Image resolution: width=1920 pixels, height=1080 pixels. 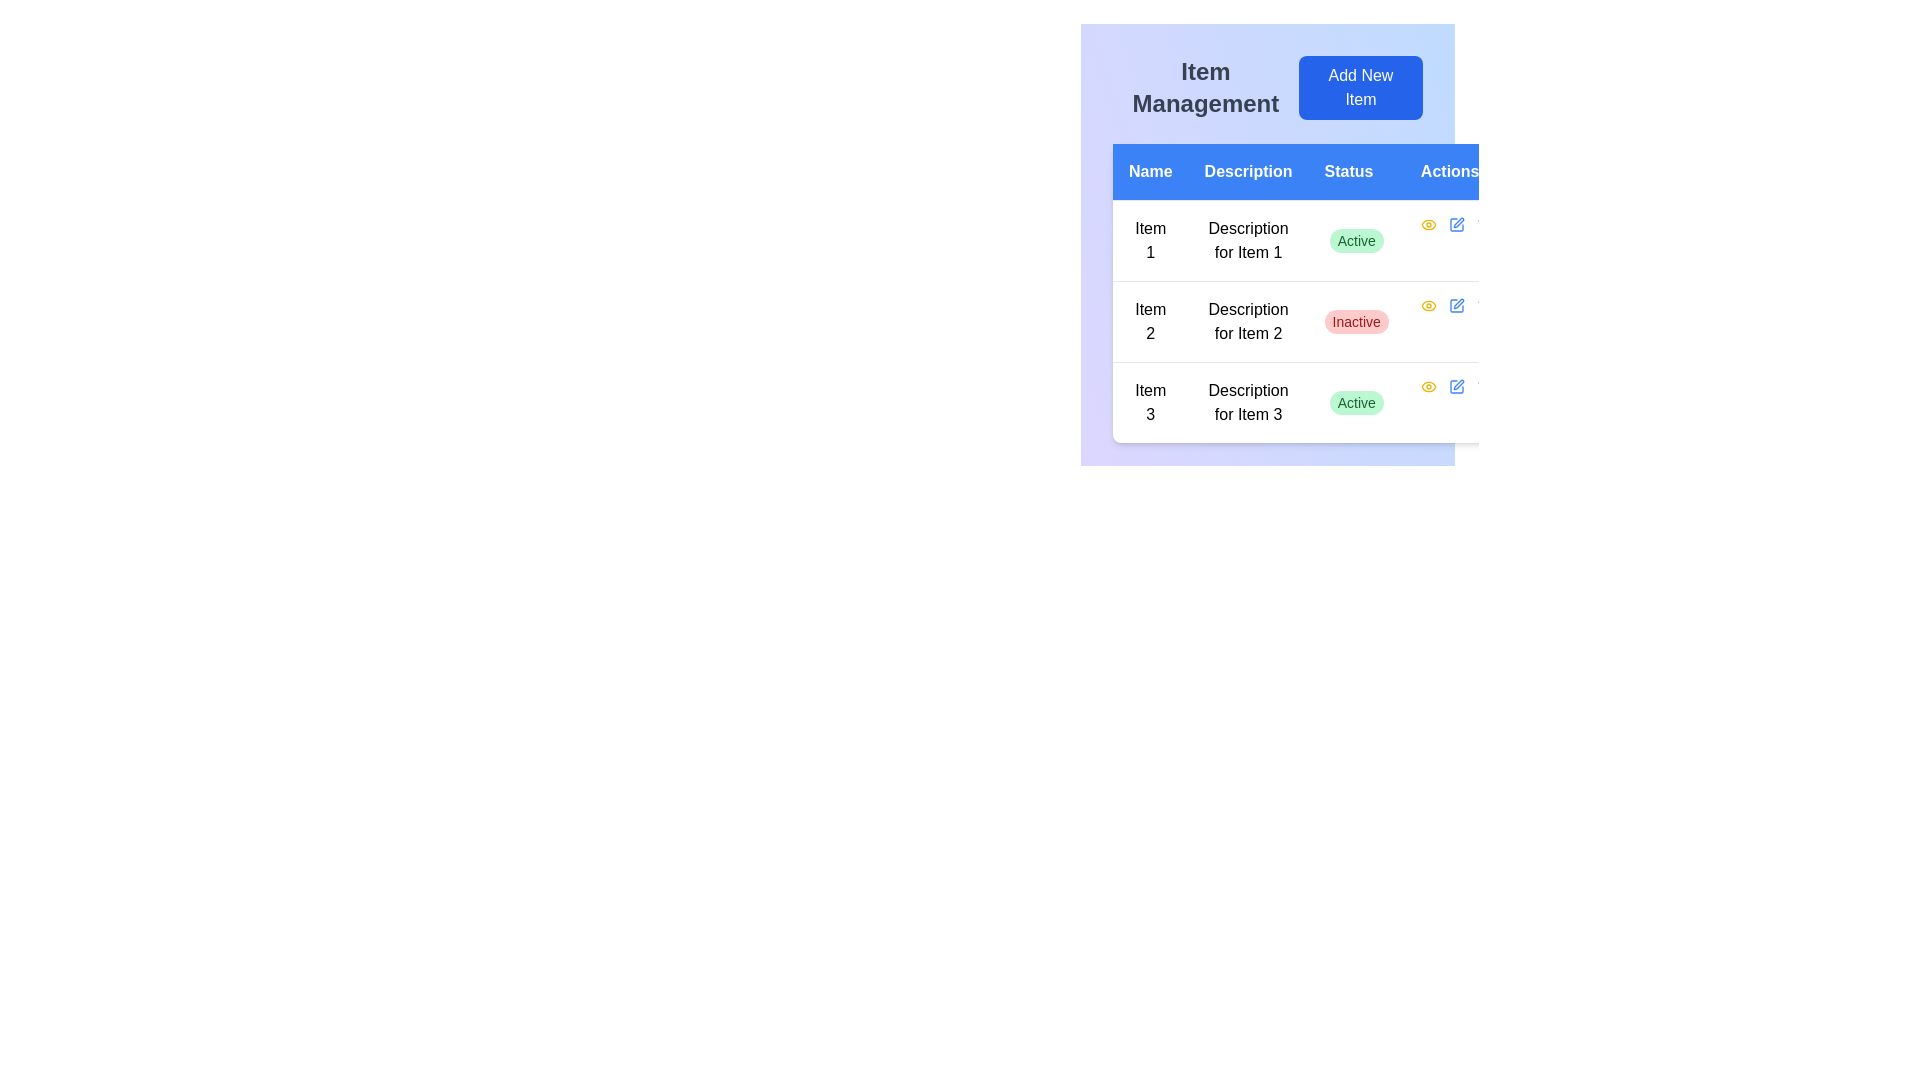 What do you see at coordinates (1150, 171) in the screenshot?
I see `the Text Label displaying 'Name' in white on a blue background, which is located in the top-left corner of a horizontal list of labels` at bounding box center [1150, 171].